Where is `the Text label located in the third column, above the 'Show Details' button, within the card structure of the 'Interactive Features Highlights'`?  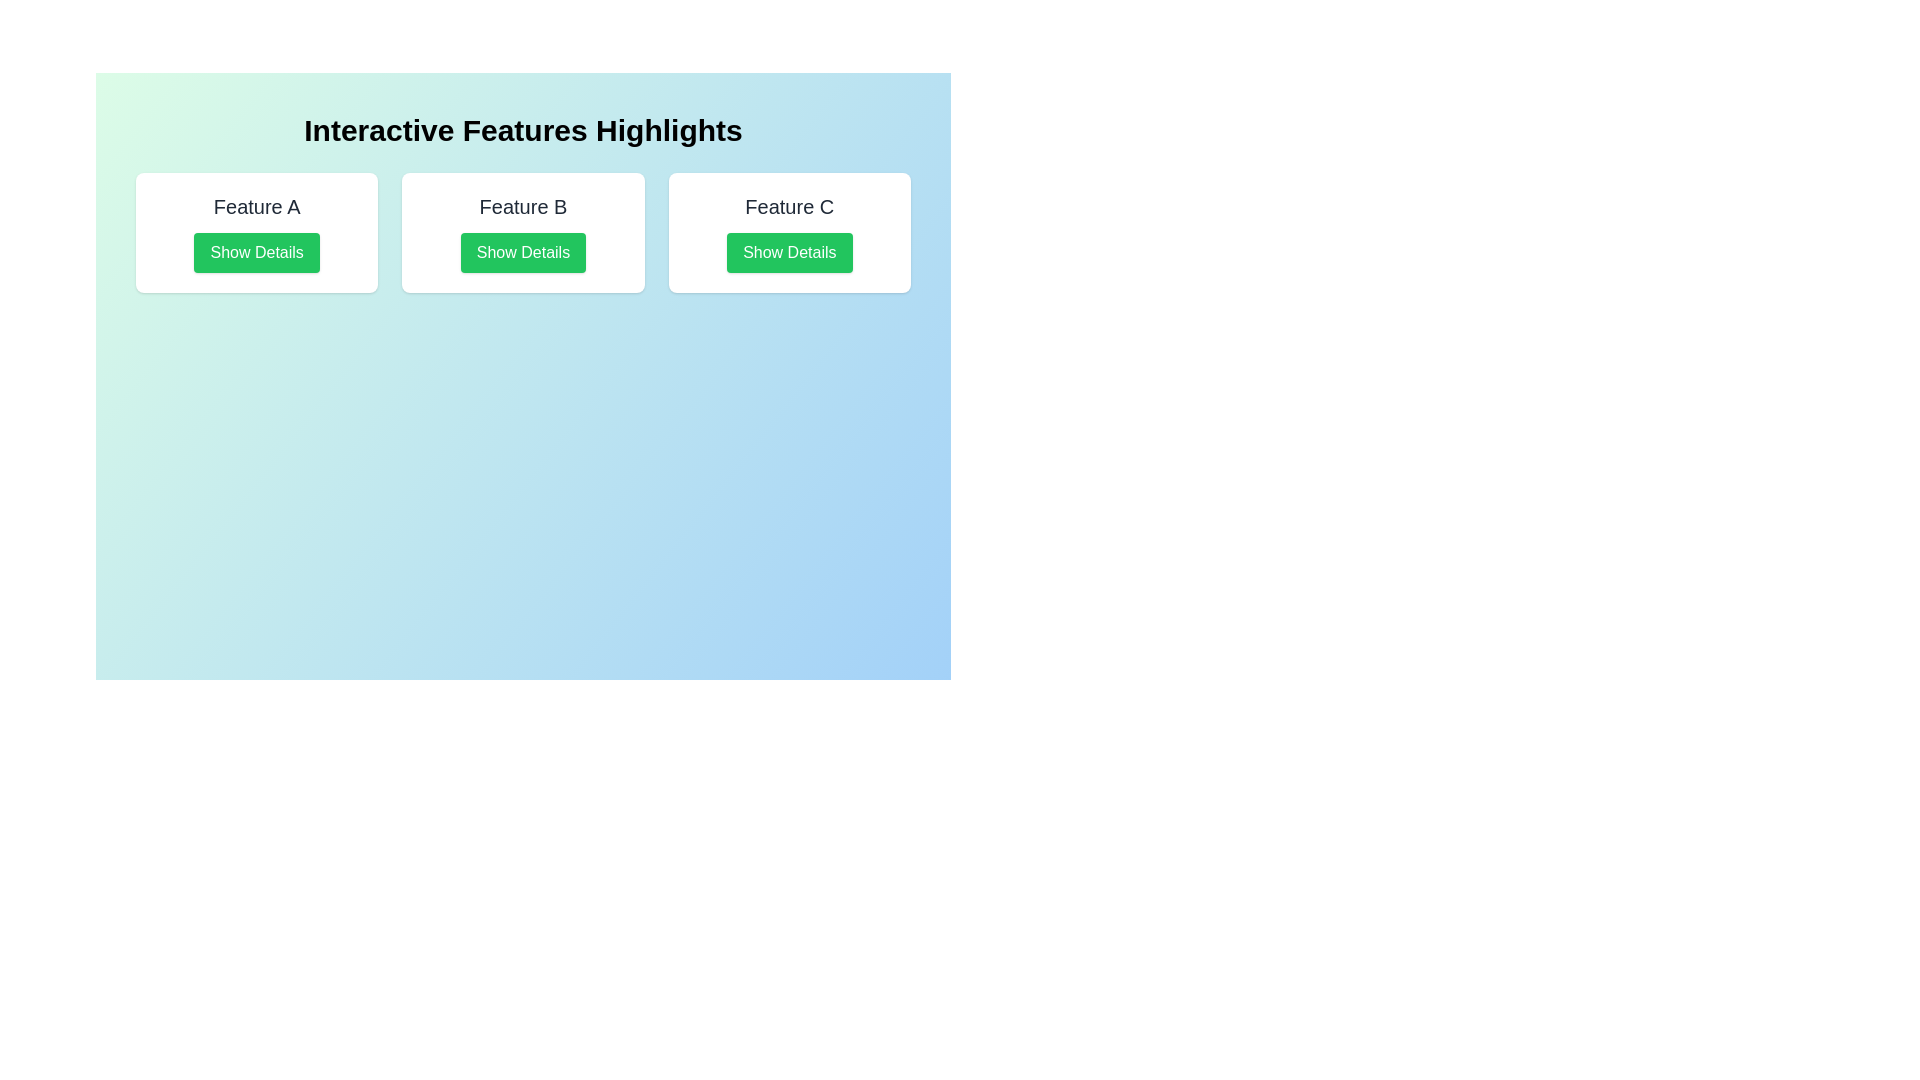
the Text label located in the third column, above the 'Show Details' button, within the card structure of the 'Interactive Features Highlights' is located at coordinates (788, 207).